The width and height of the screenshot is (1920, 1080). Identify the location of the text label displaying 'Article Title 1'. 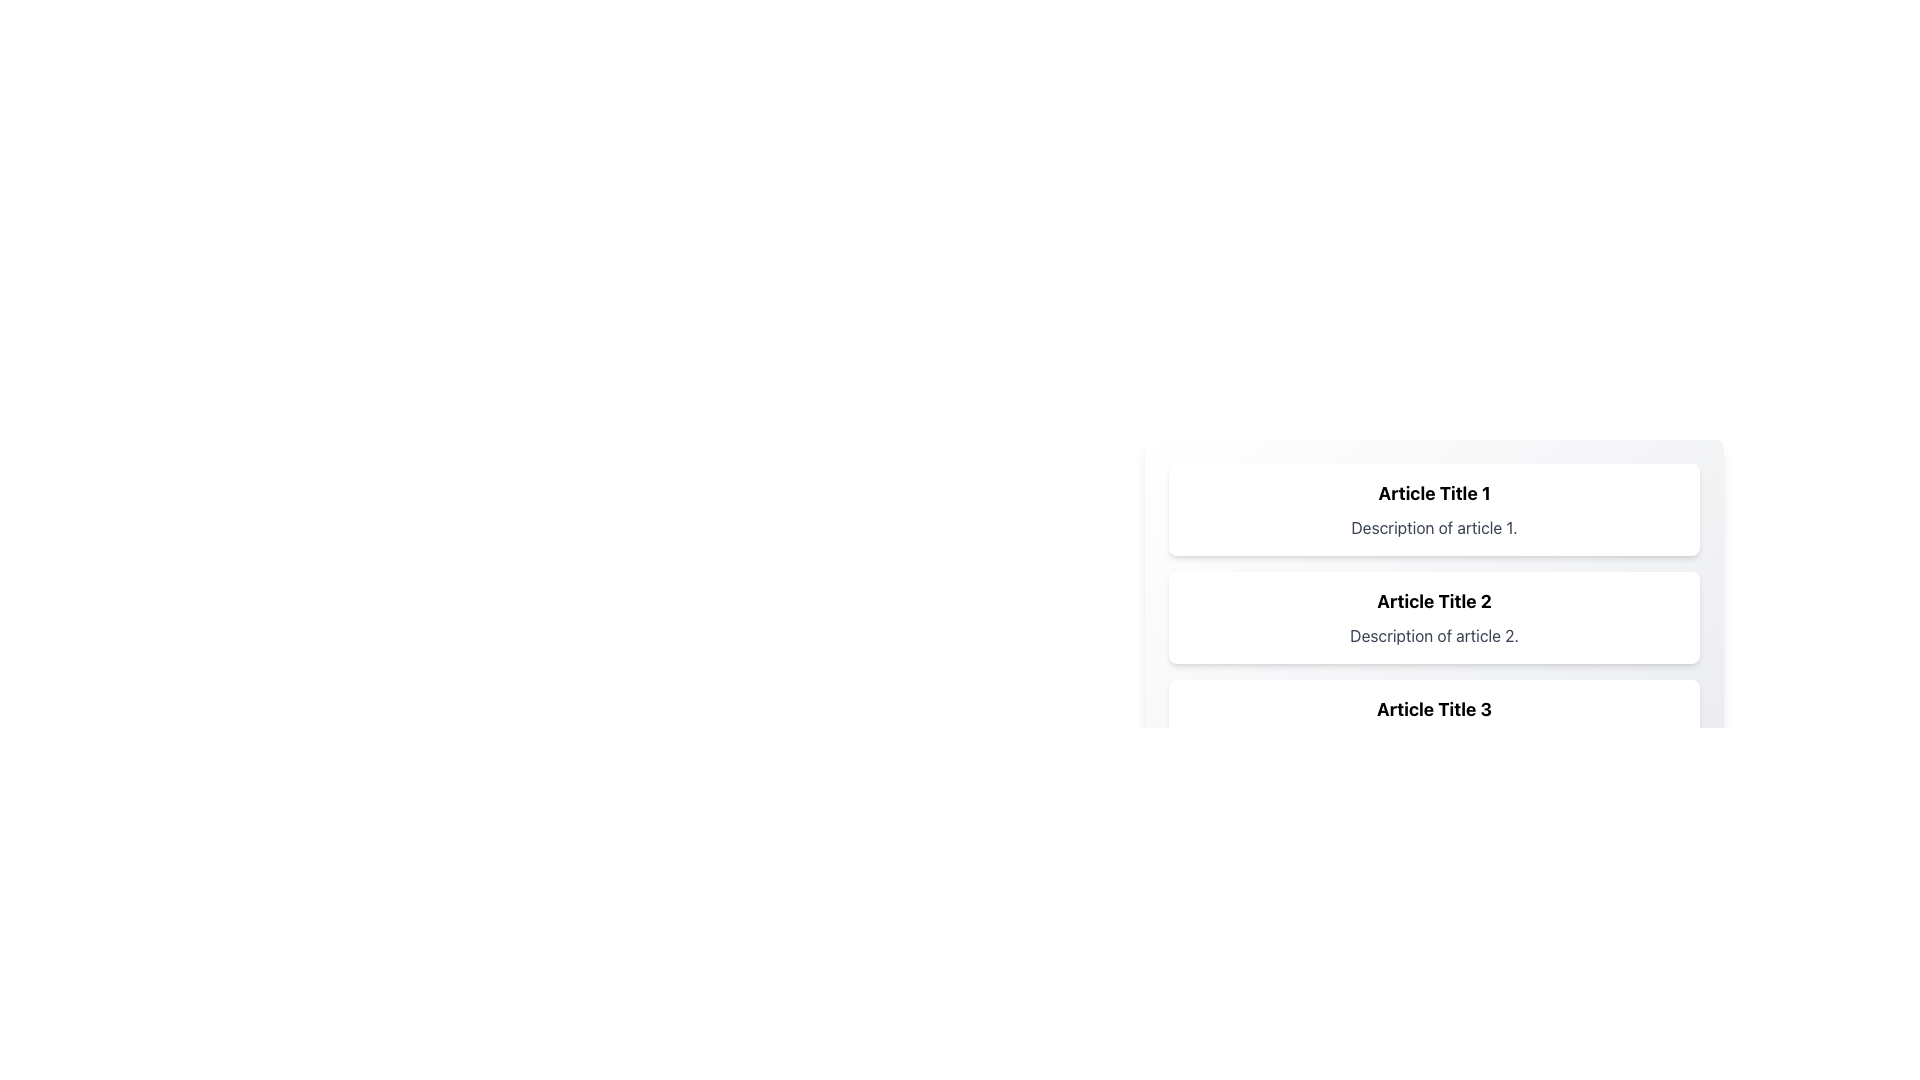
(1433, 493).